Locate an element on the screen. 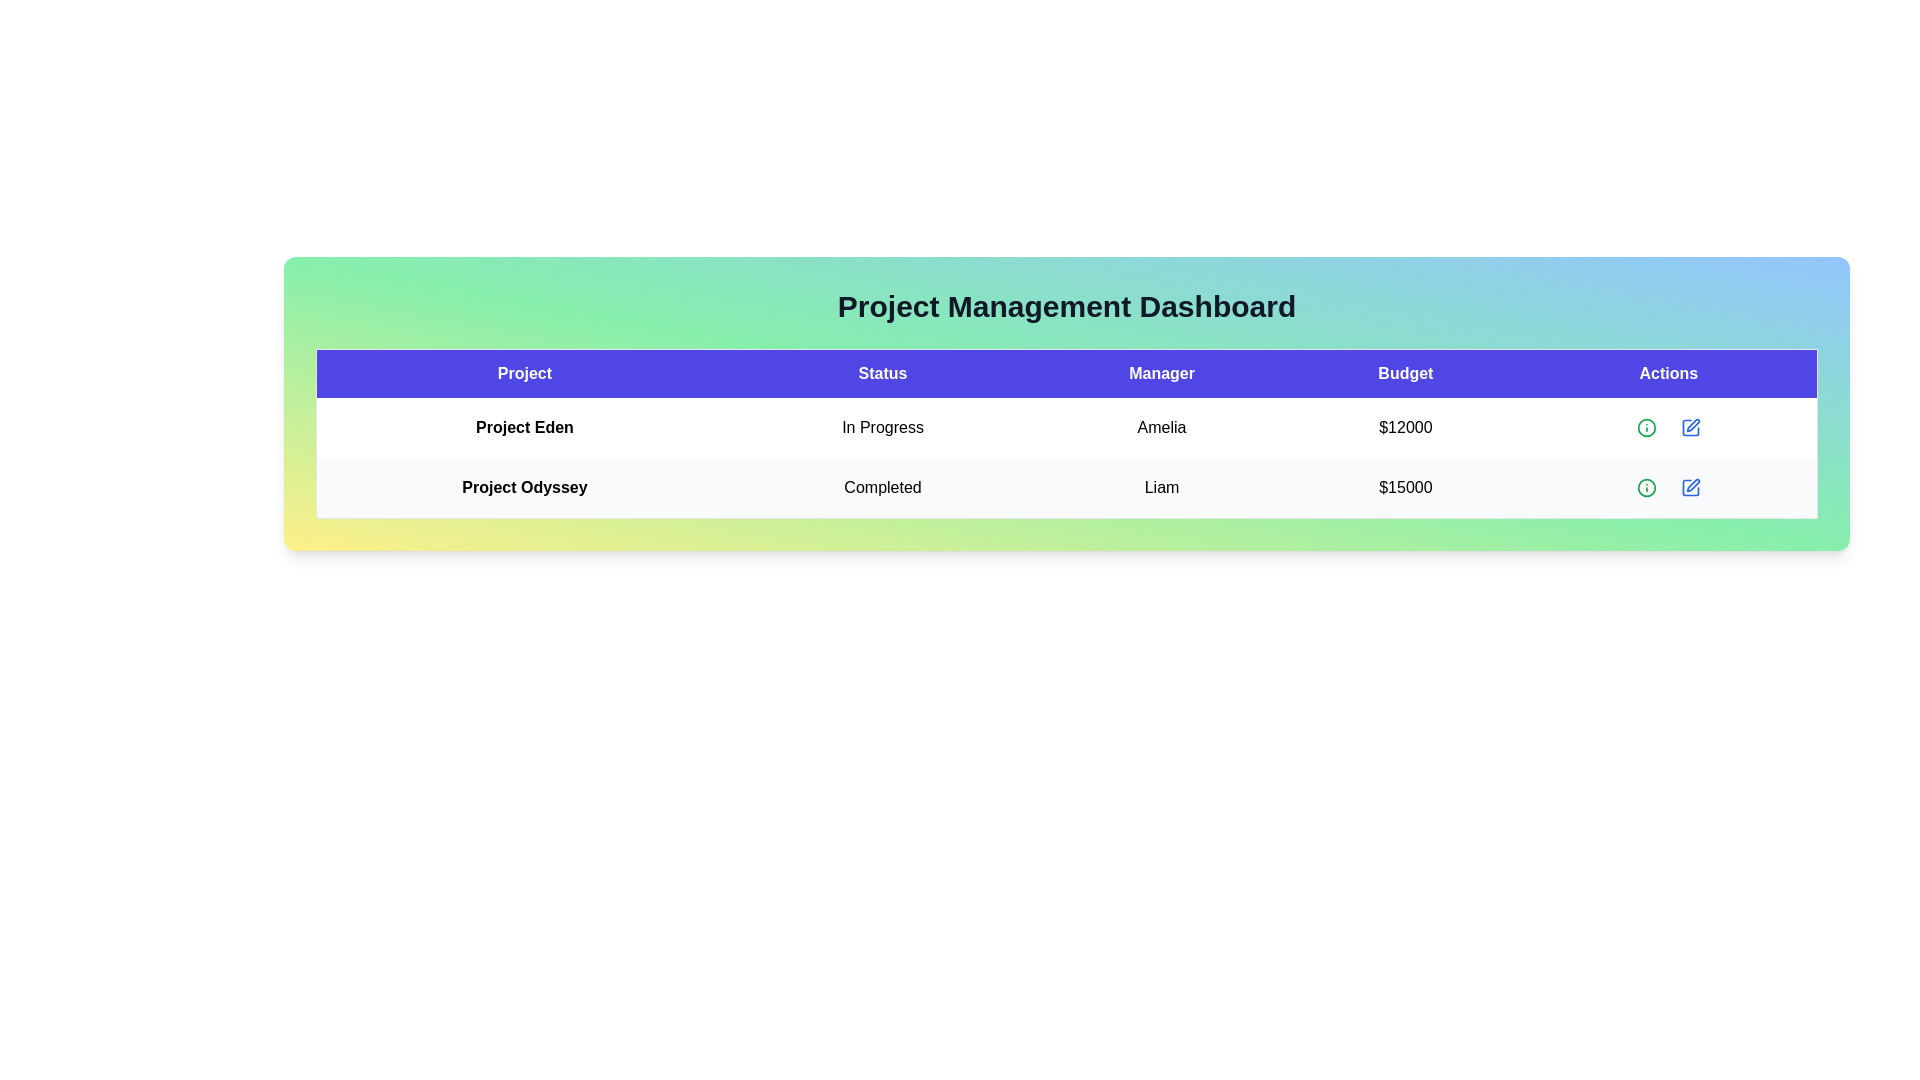 This screenshot has height=1080, width=1920. the textual label displaying the status 'In Progress' in the 'Status' column of the table layout is located at coordinates (882, 427).